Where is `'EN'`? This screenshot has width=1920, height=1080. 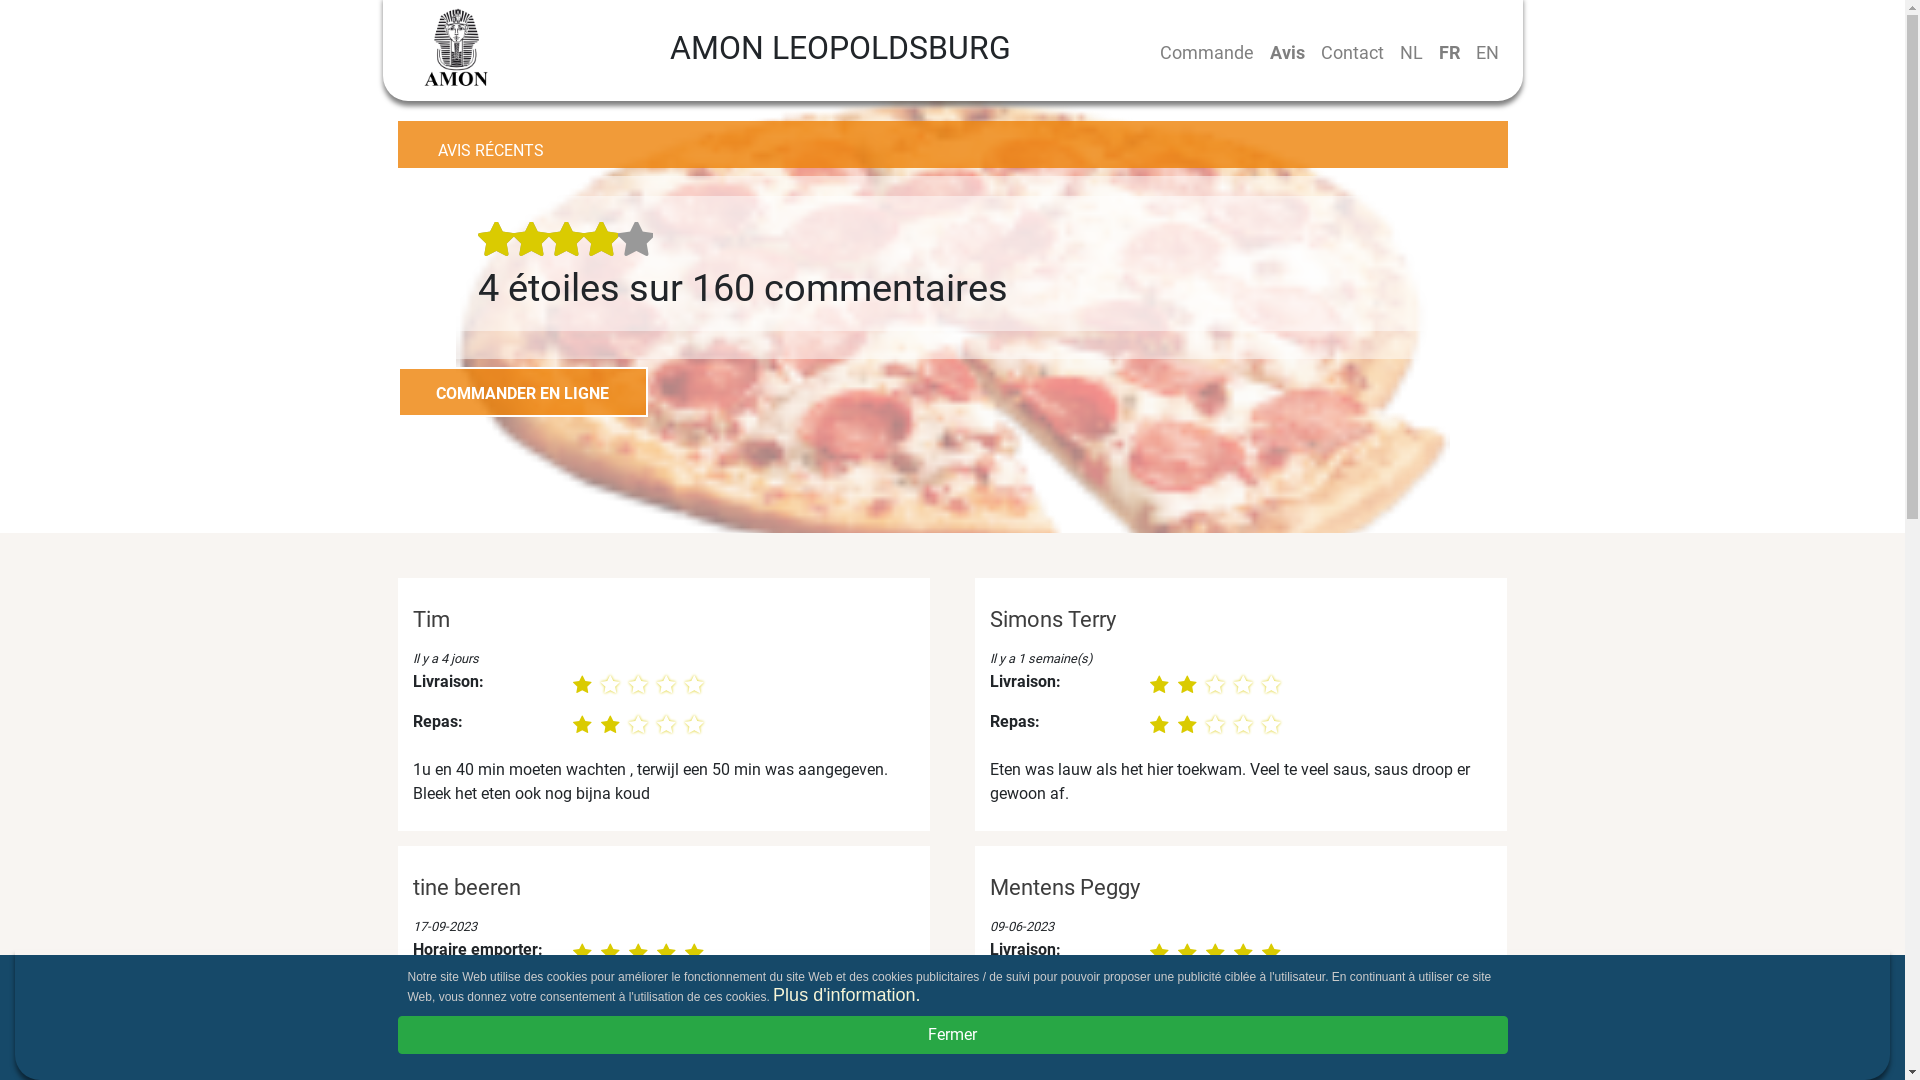
'EN' is located at coordinates (1487, 51).